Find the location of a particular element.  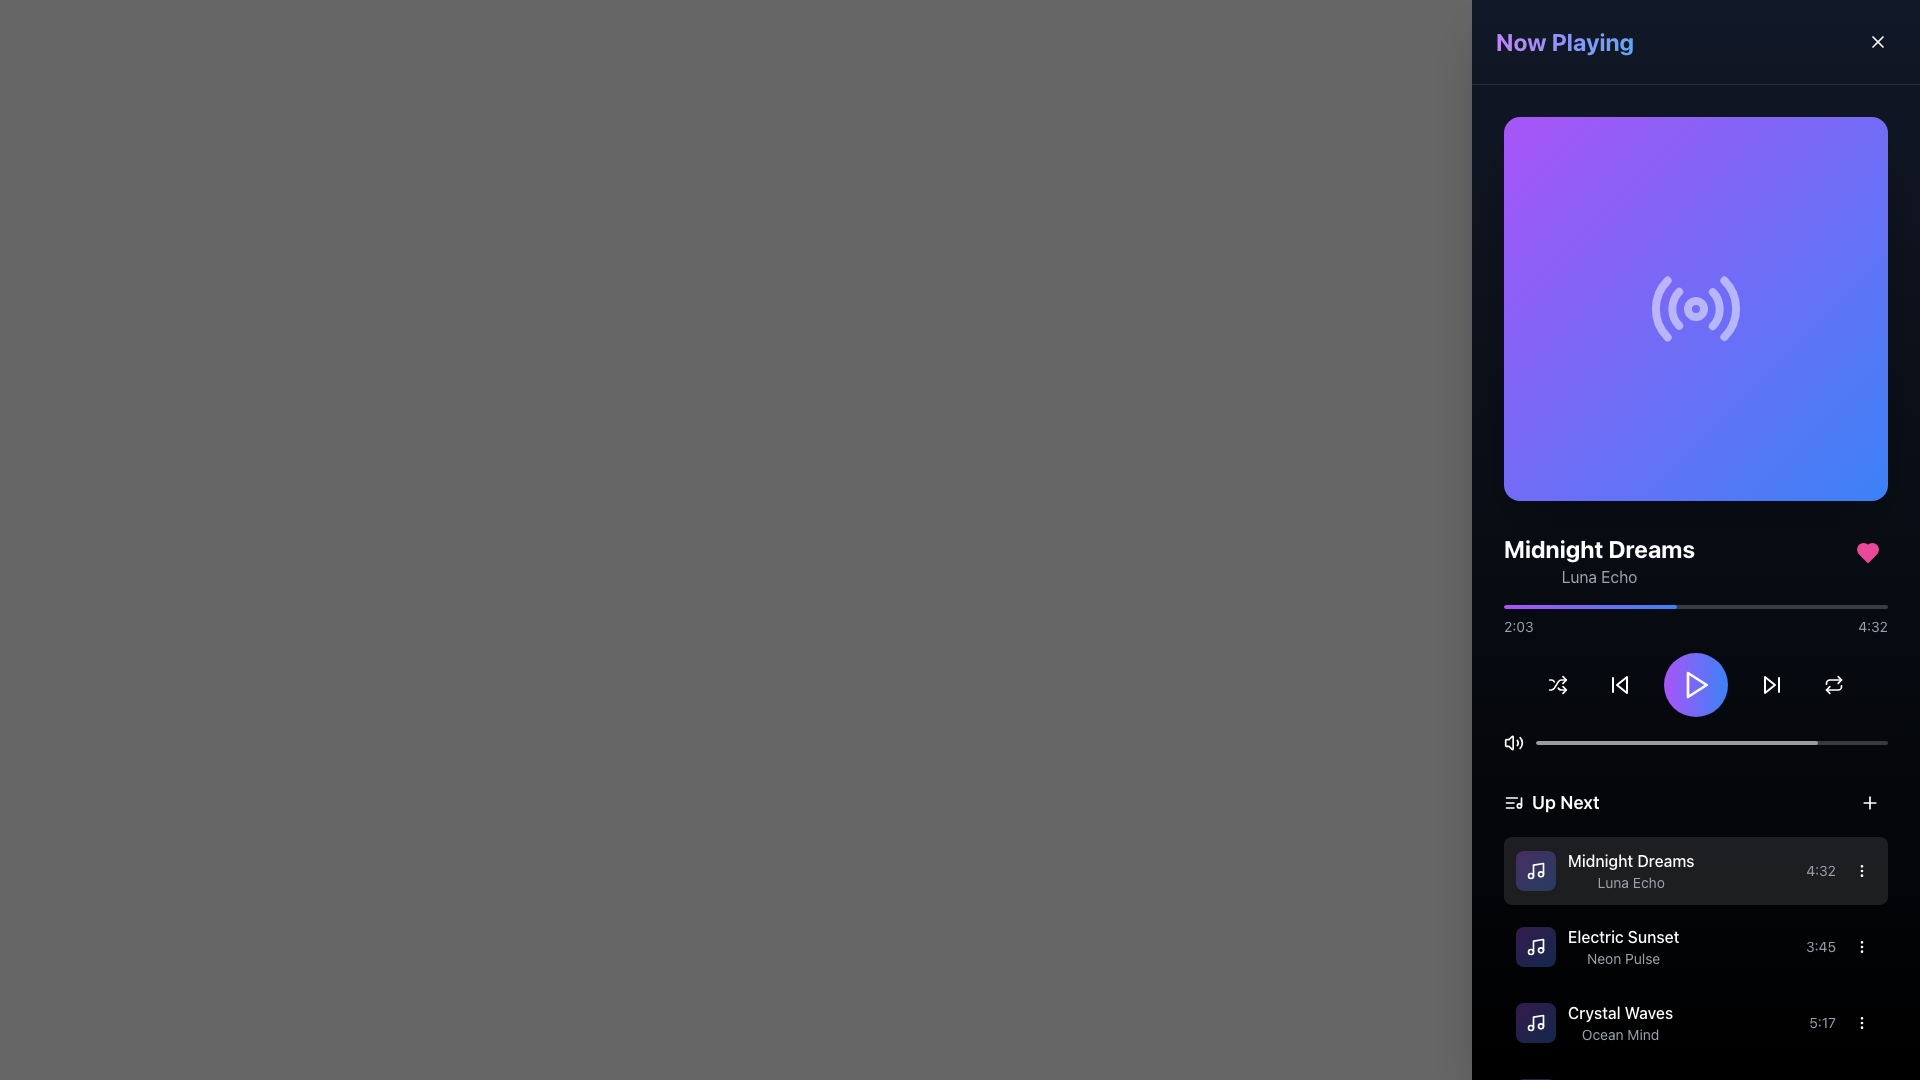

to select the 'Crystal Waves' track from the third item in the vertically stacked playlist under the 'Up Next' section is located at coordinates (1694, 1022).